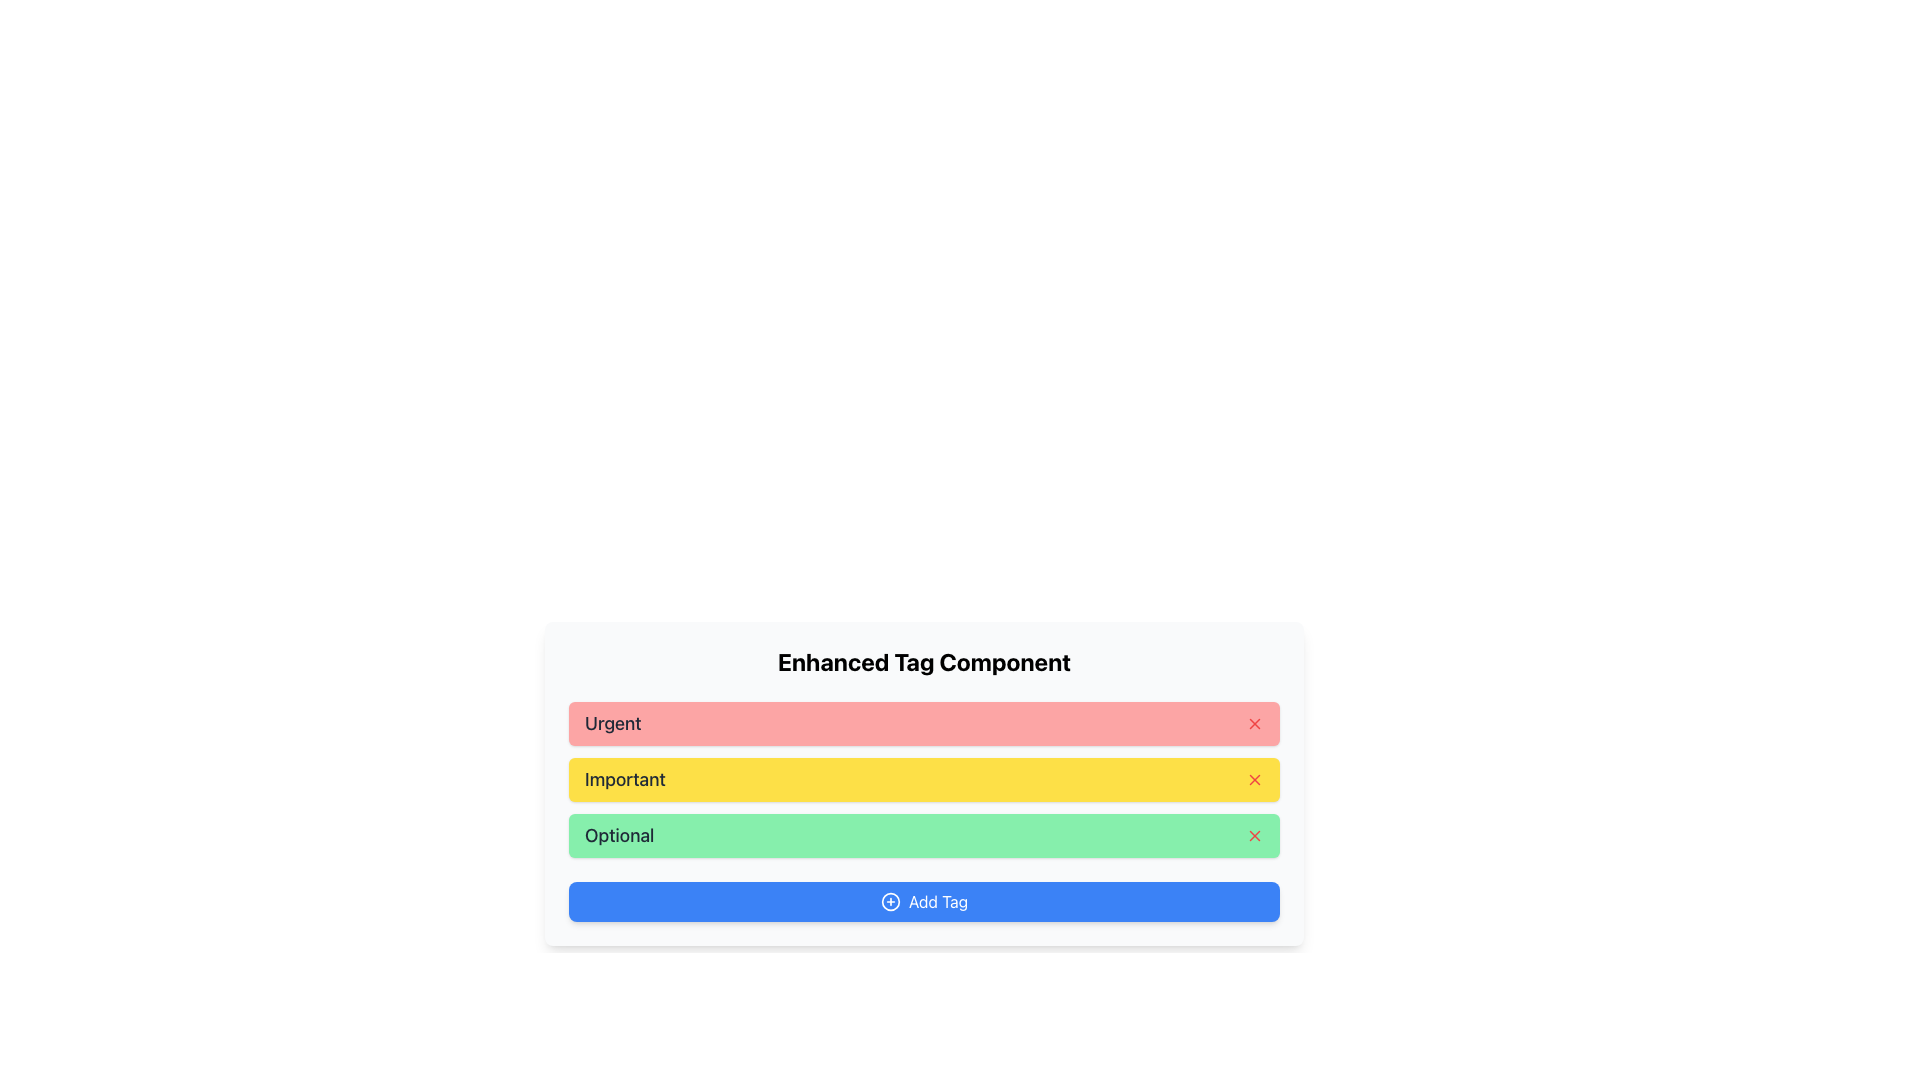 The image size is (1920, 1080). What do you see at coordinates (1253, 836) in the screenshot?
I see `the small red 'X' close button located on the right side of the green 'Optional' bar` at bounding box center [1253, 836].